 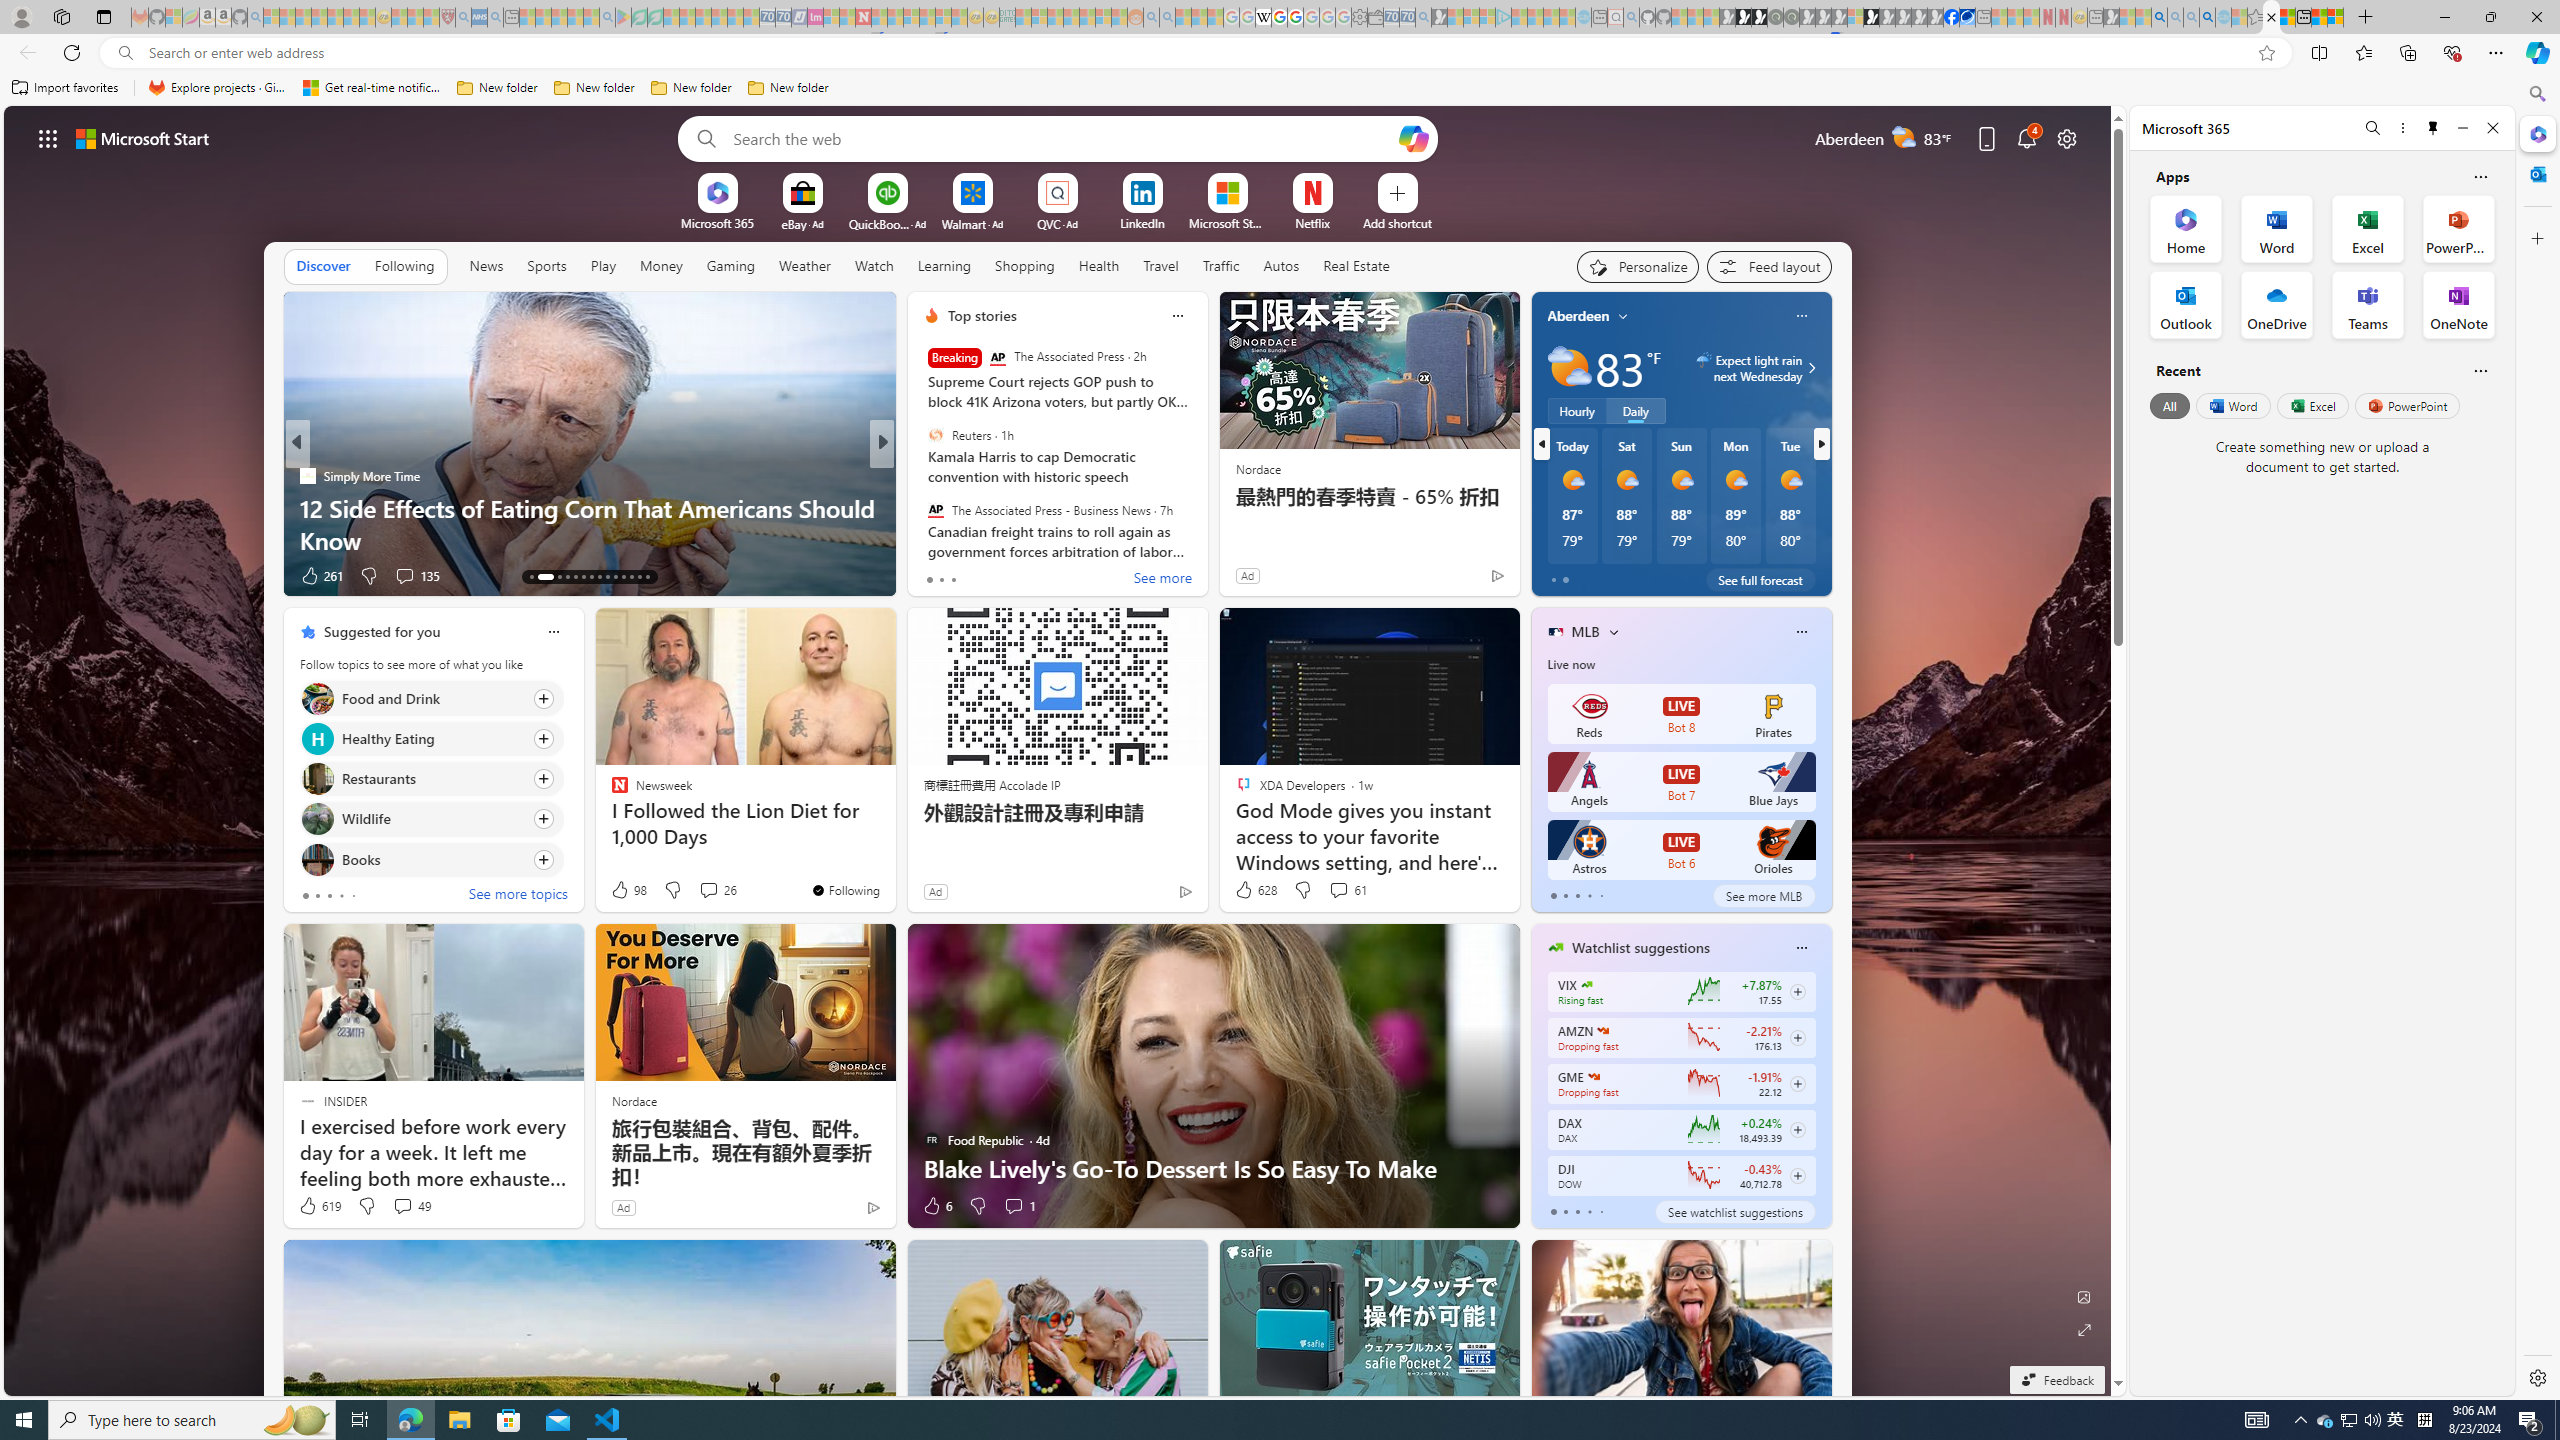 I want to click on 'CBOE Market Volatility Index', so click(x=1585, y=984).